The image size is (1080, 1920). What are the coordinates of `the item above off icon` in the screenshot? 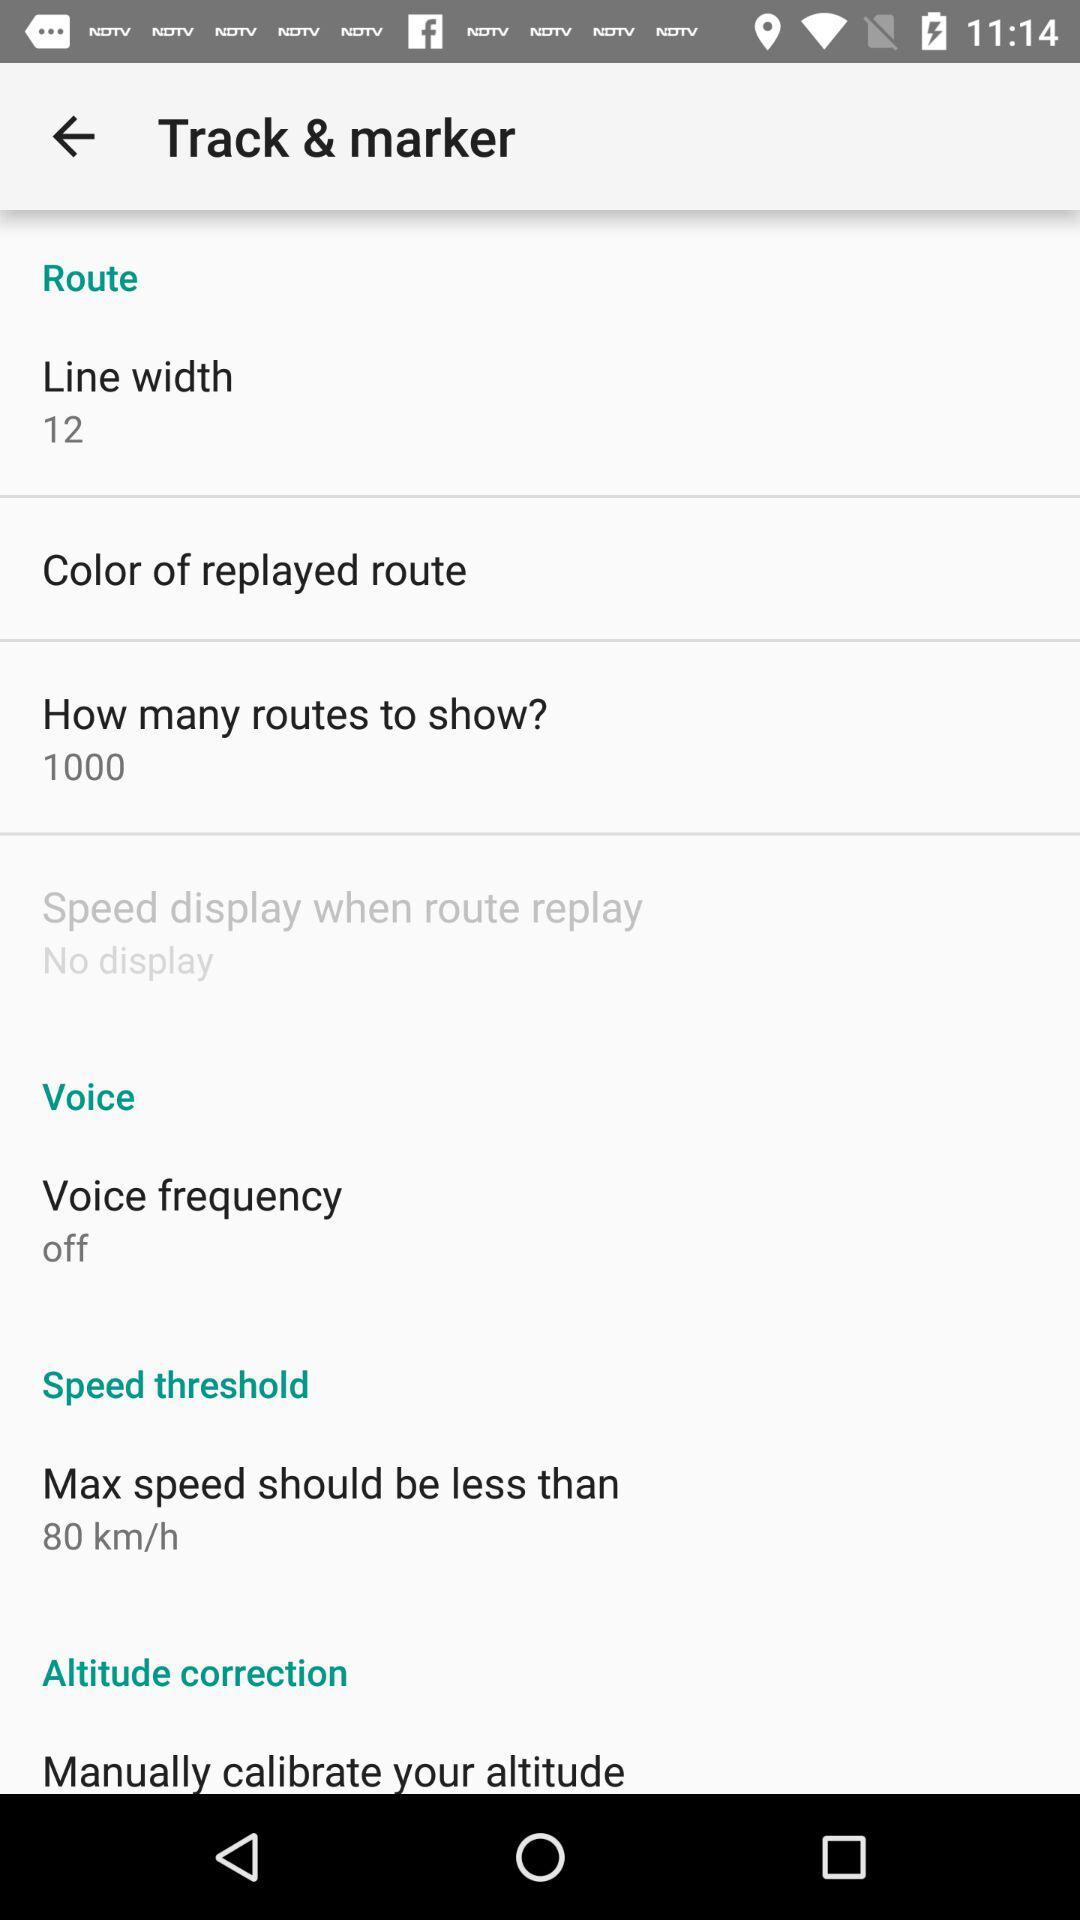 It's located at (192, 1194).